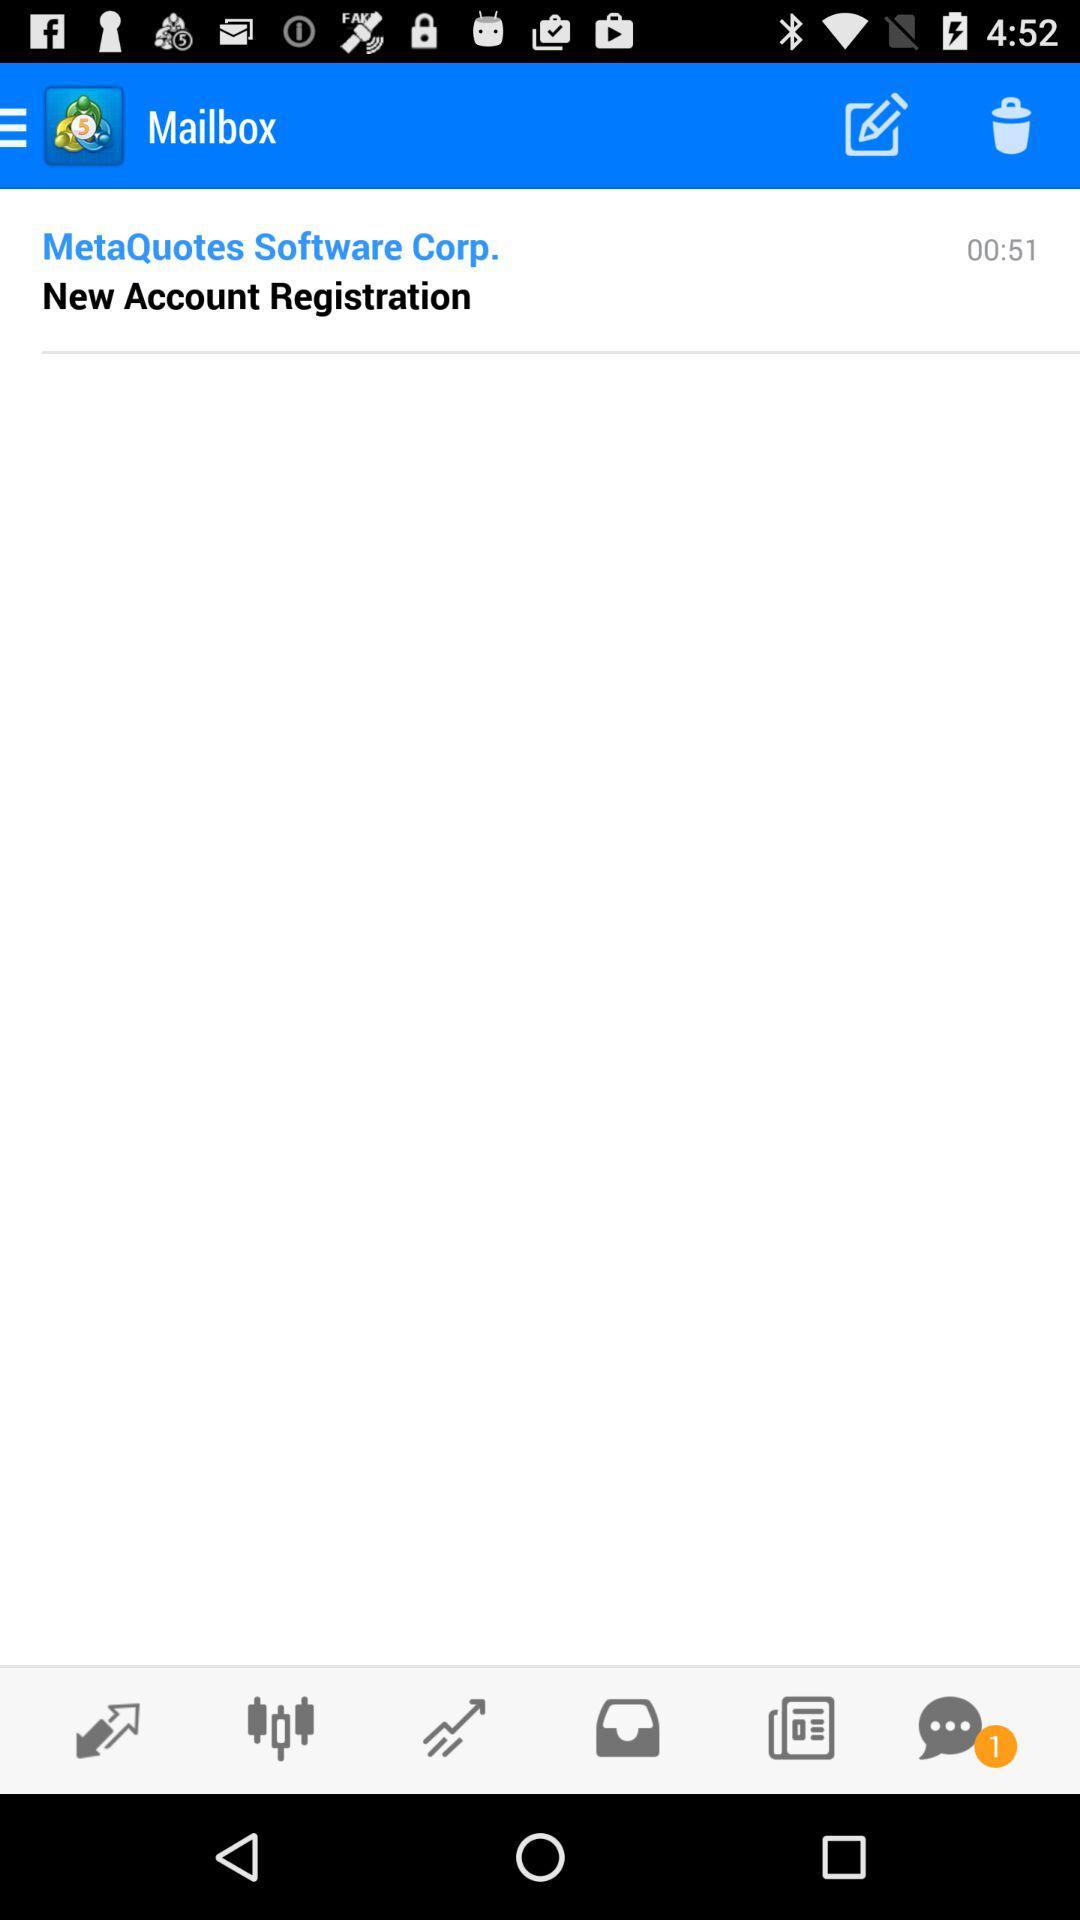 This screenshot has width=1080, height=1920. What do you see at coordinates (560, 352) in the screenshot?
I see `the icon below the 00:51 item` at bounding box center [560, 352].